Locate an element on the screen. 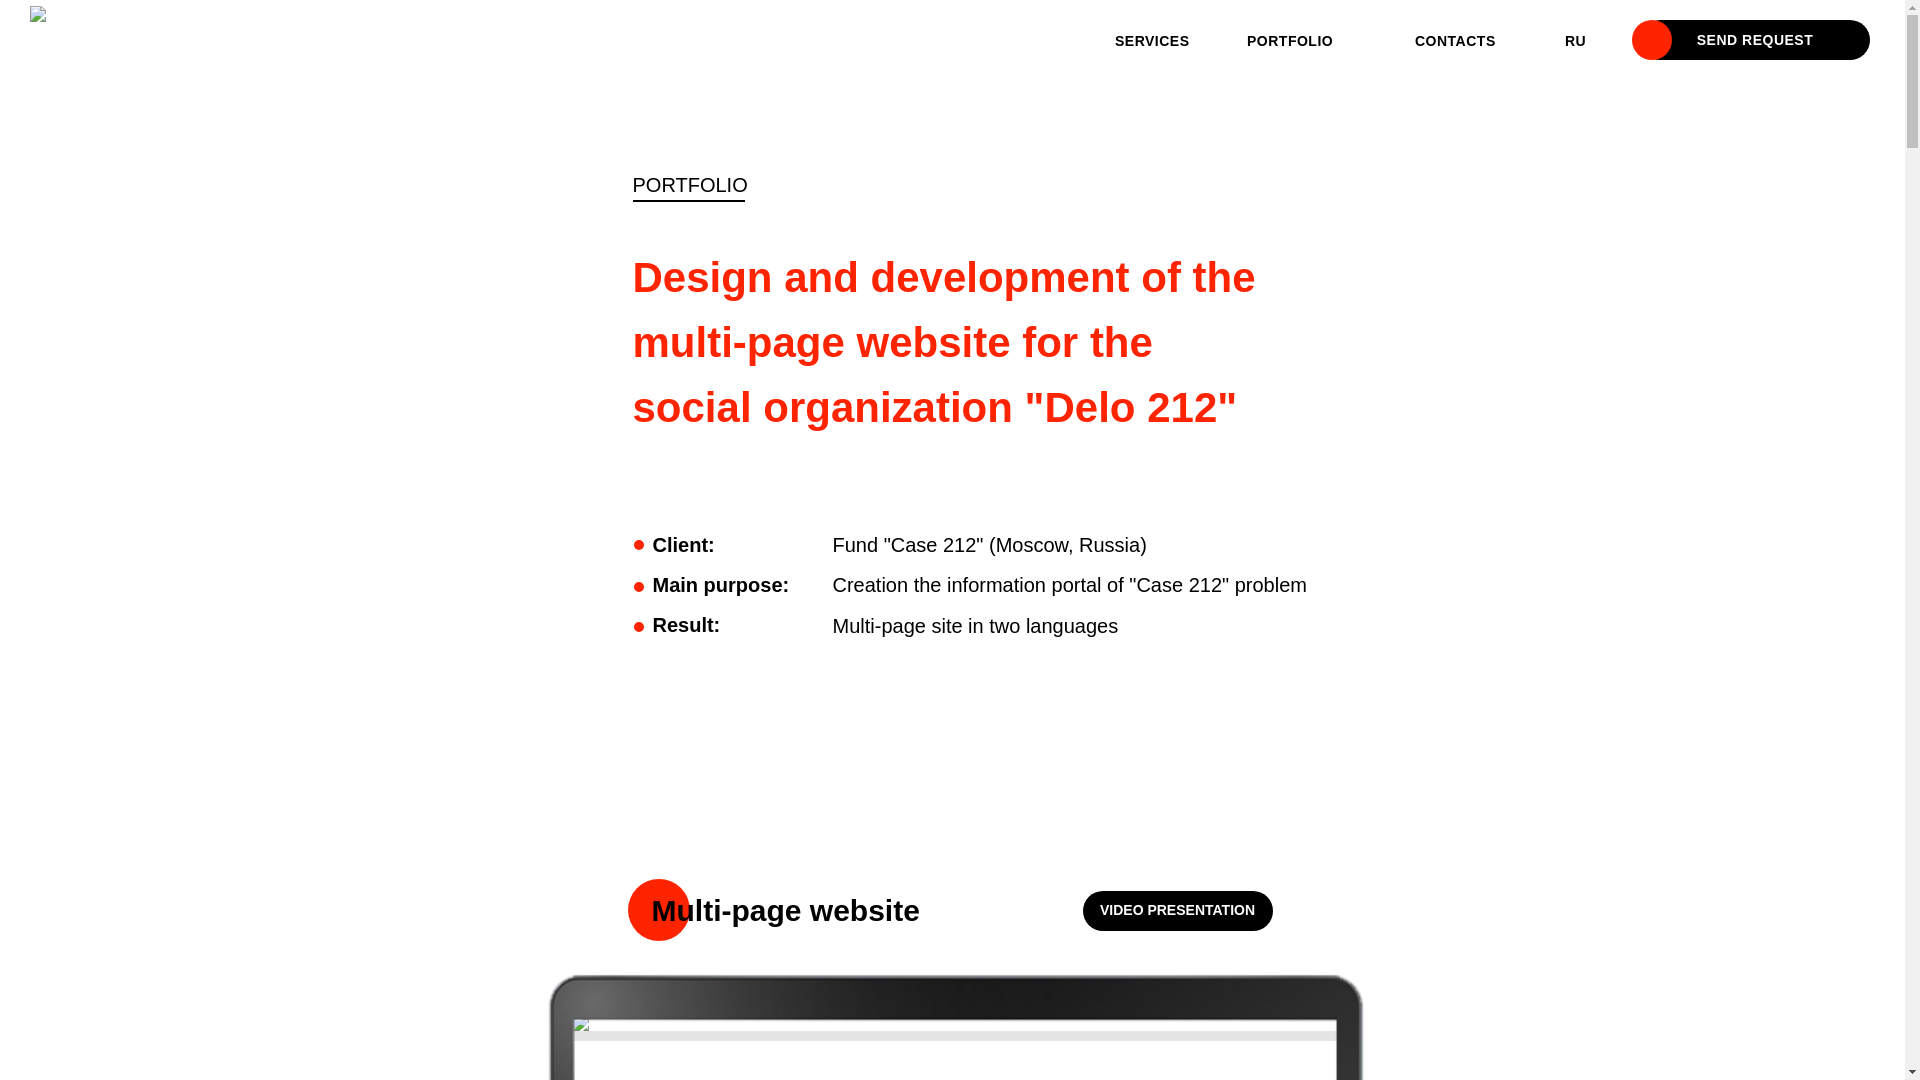  'SERVICES' is located at coordinates (1152, 41).